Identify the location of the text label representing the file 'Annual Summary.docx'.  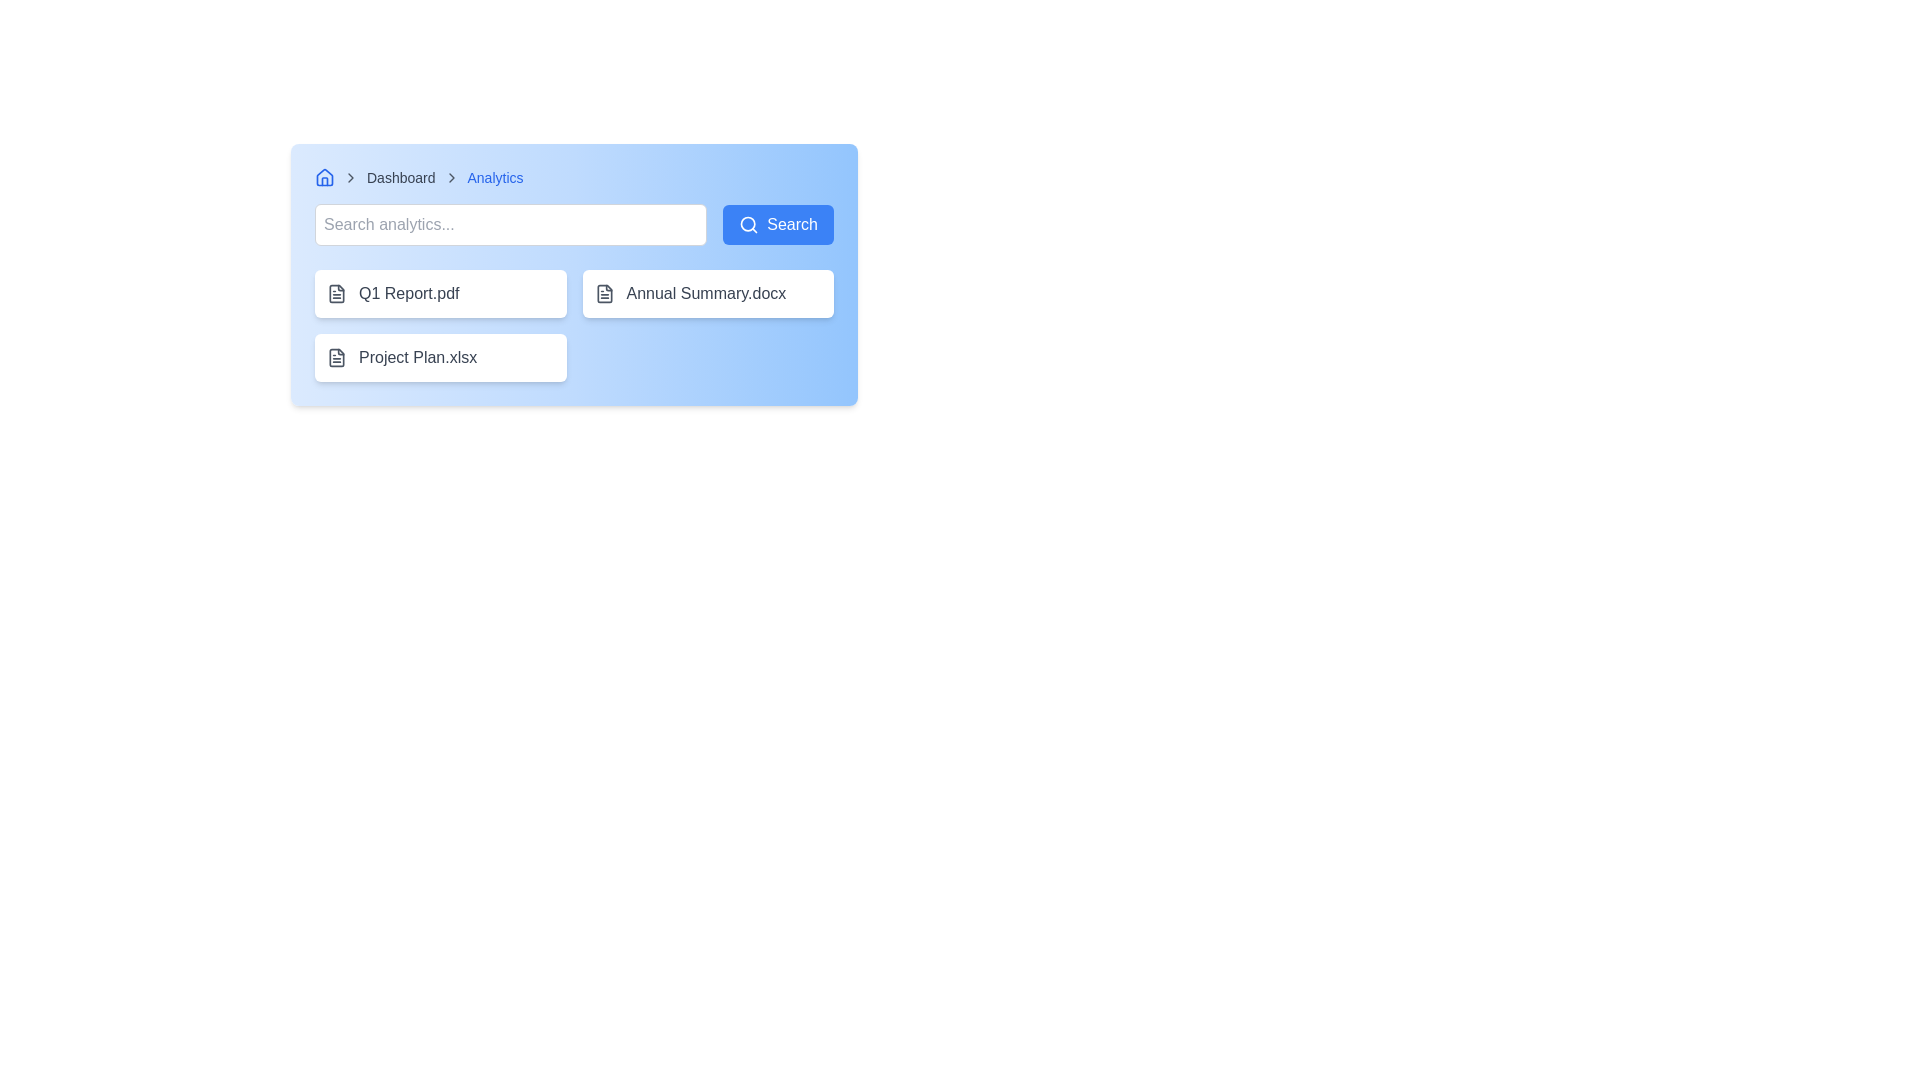
(705, 293).